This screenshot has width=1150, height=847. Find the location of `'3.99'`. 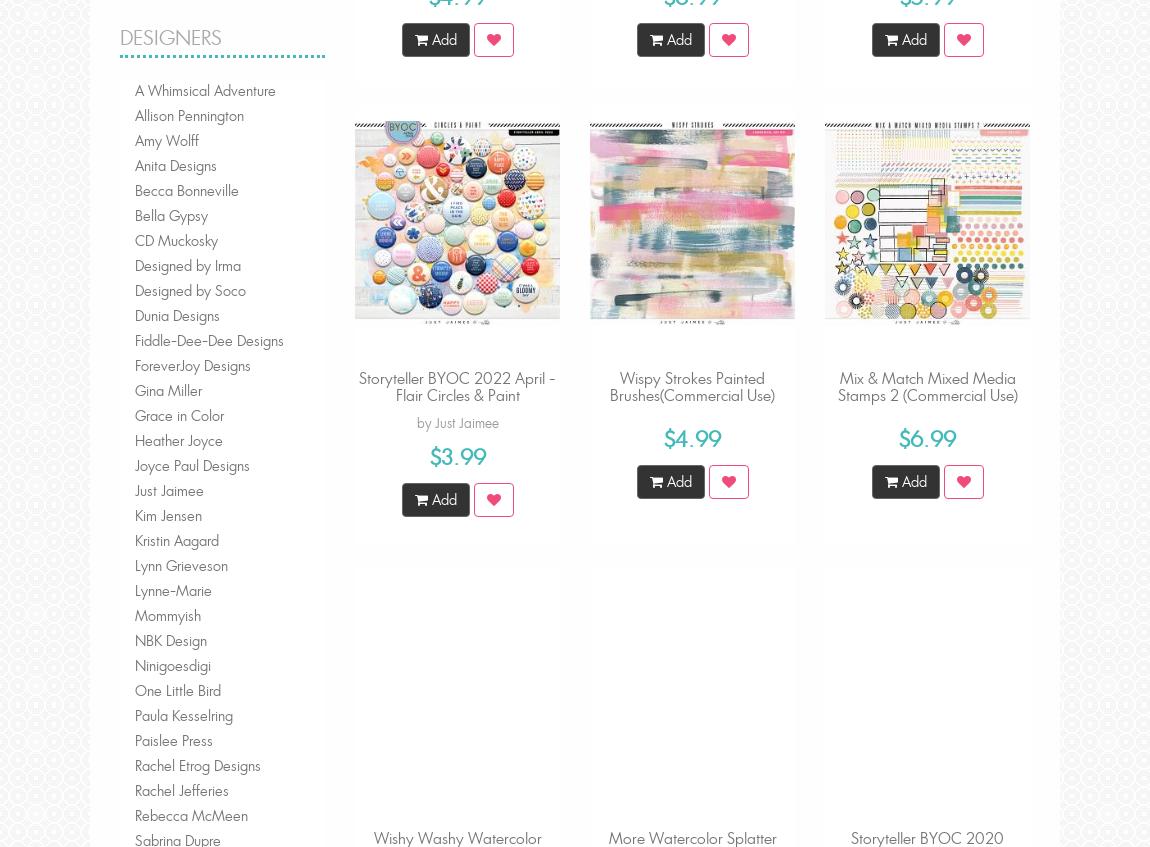

'3.99' is located at coordinates (462, 456).